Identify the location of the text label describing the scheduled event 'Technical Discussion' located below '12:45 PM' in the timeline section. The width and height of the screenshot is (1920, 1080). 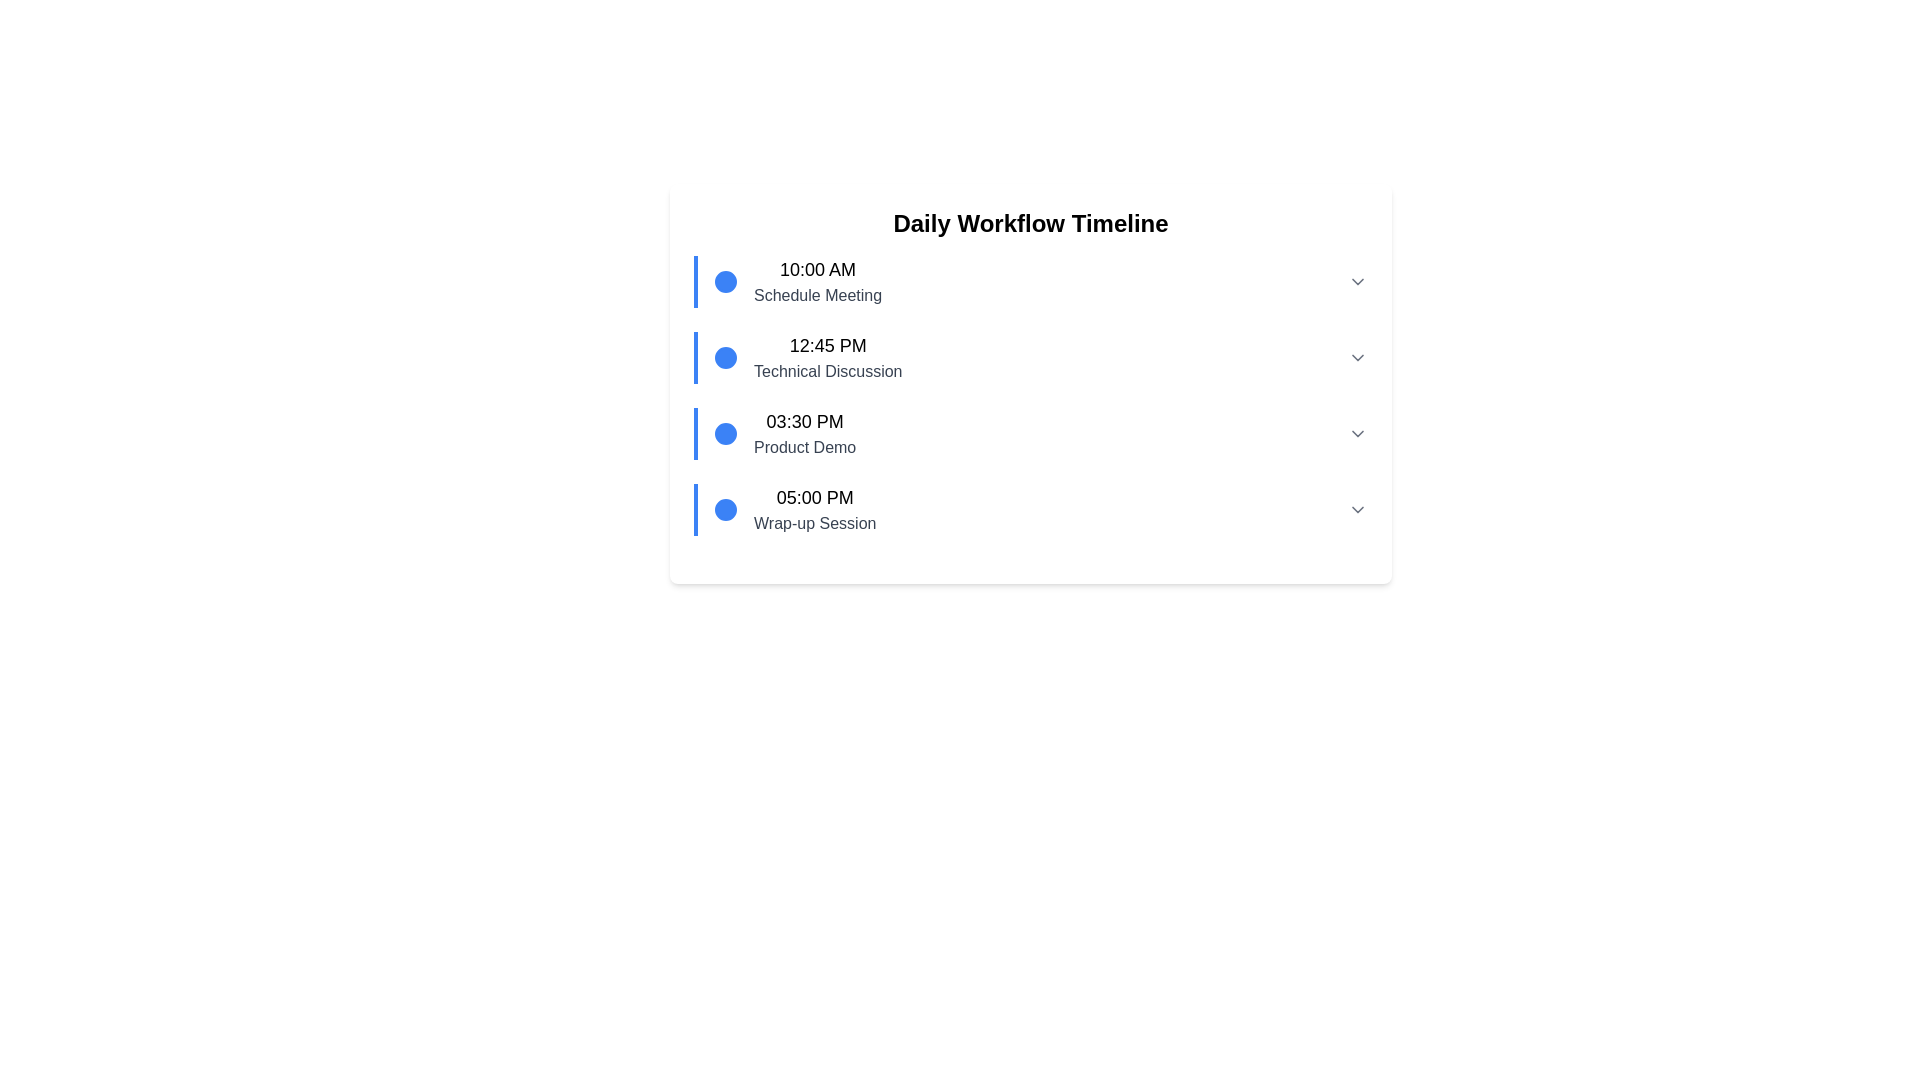
(828, 371).